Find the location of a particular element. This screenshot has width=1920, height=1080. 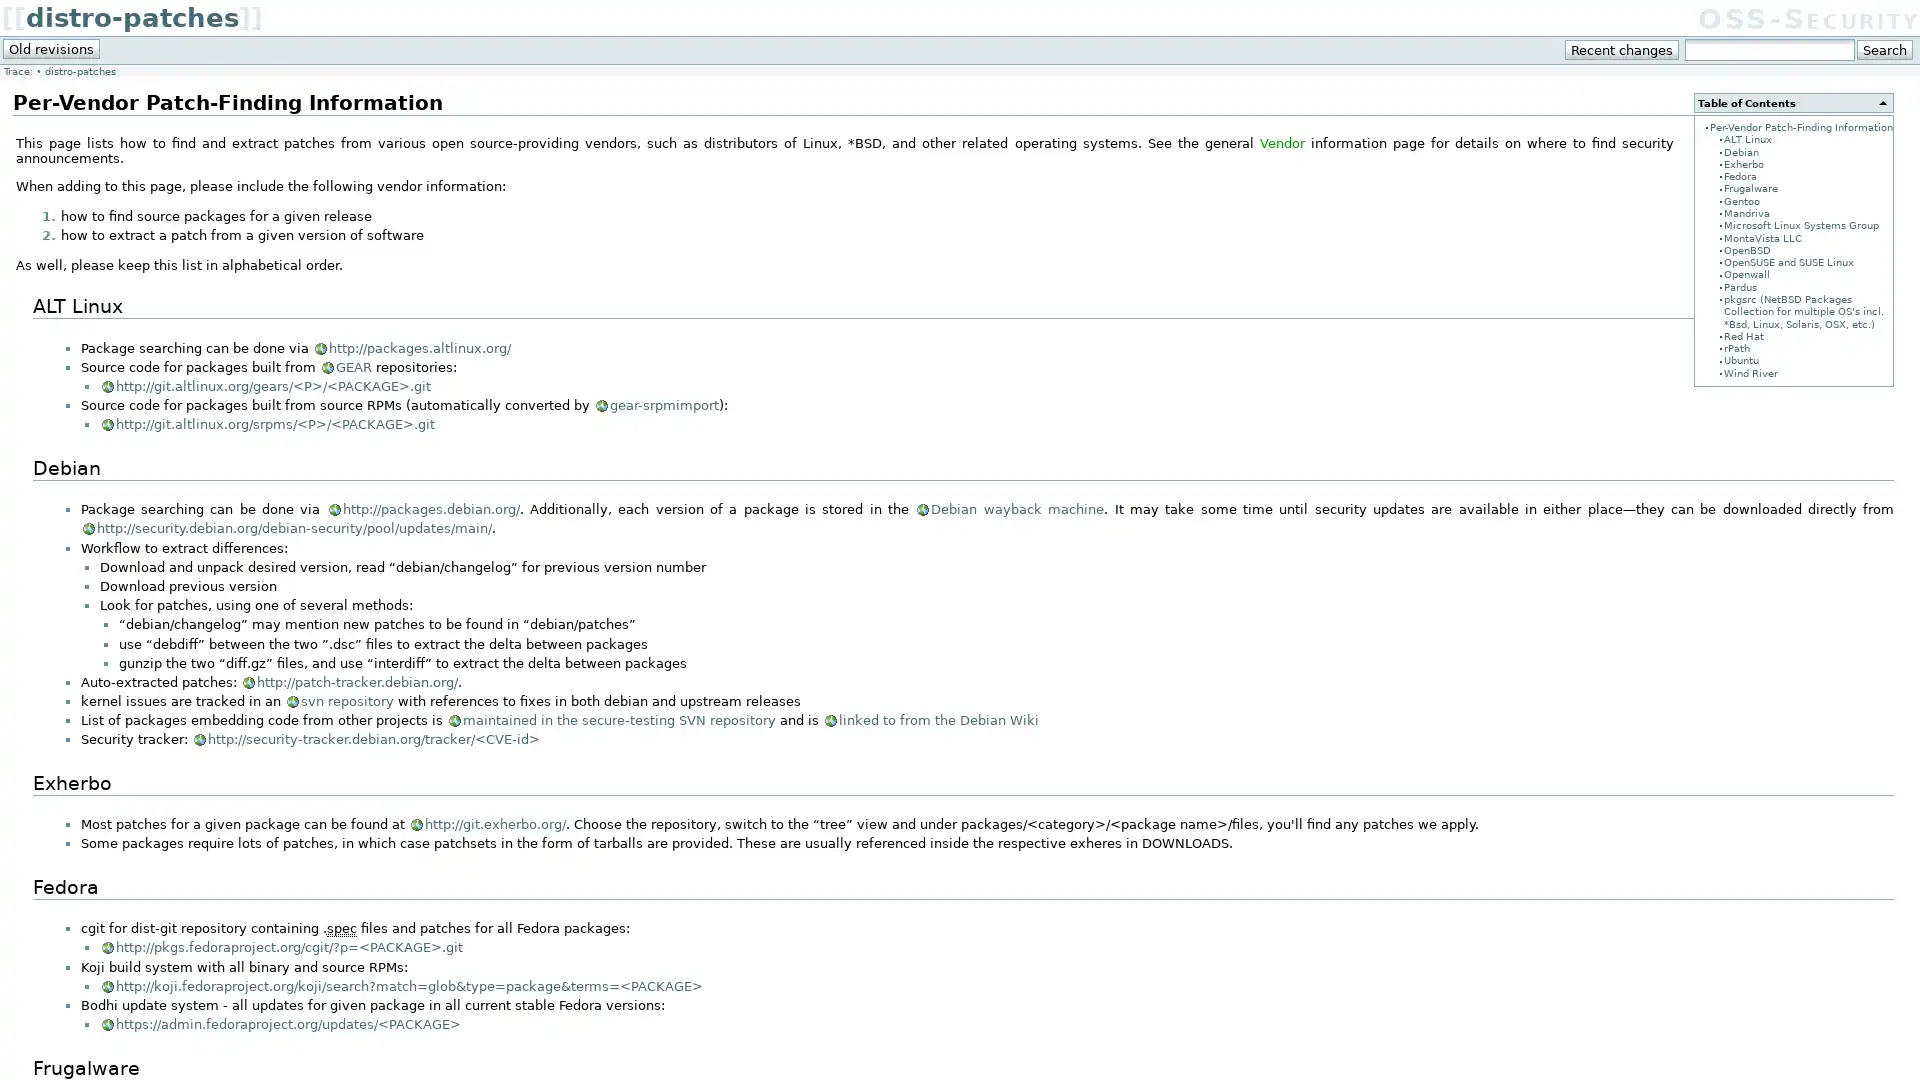

Old revisions is located at coordinates (51, 48).